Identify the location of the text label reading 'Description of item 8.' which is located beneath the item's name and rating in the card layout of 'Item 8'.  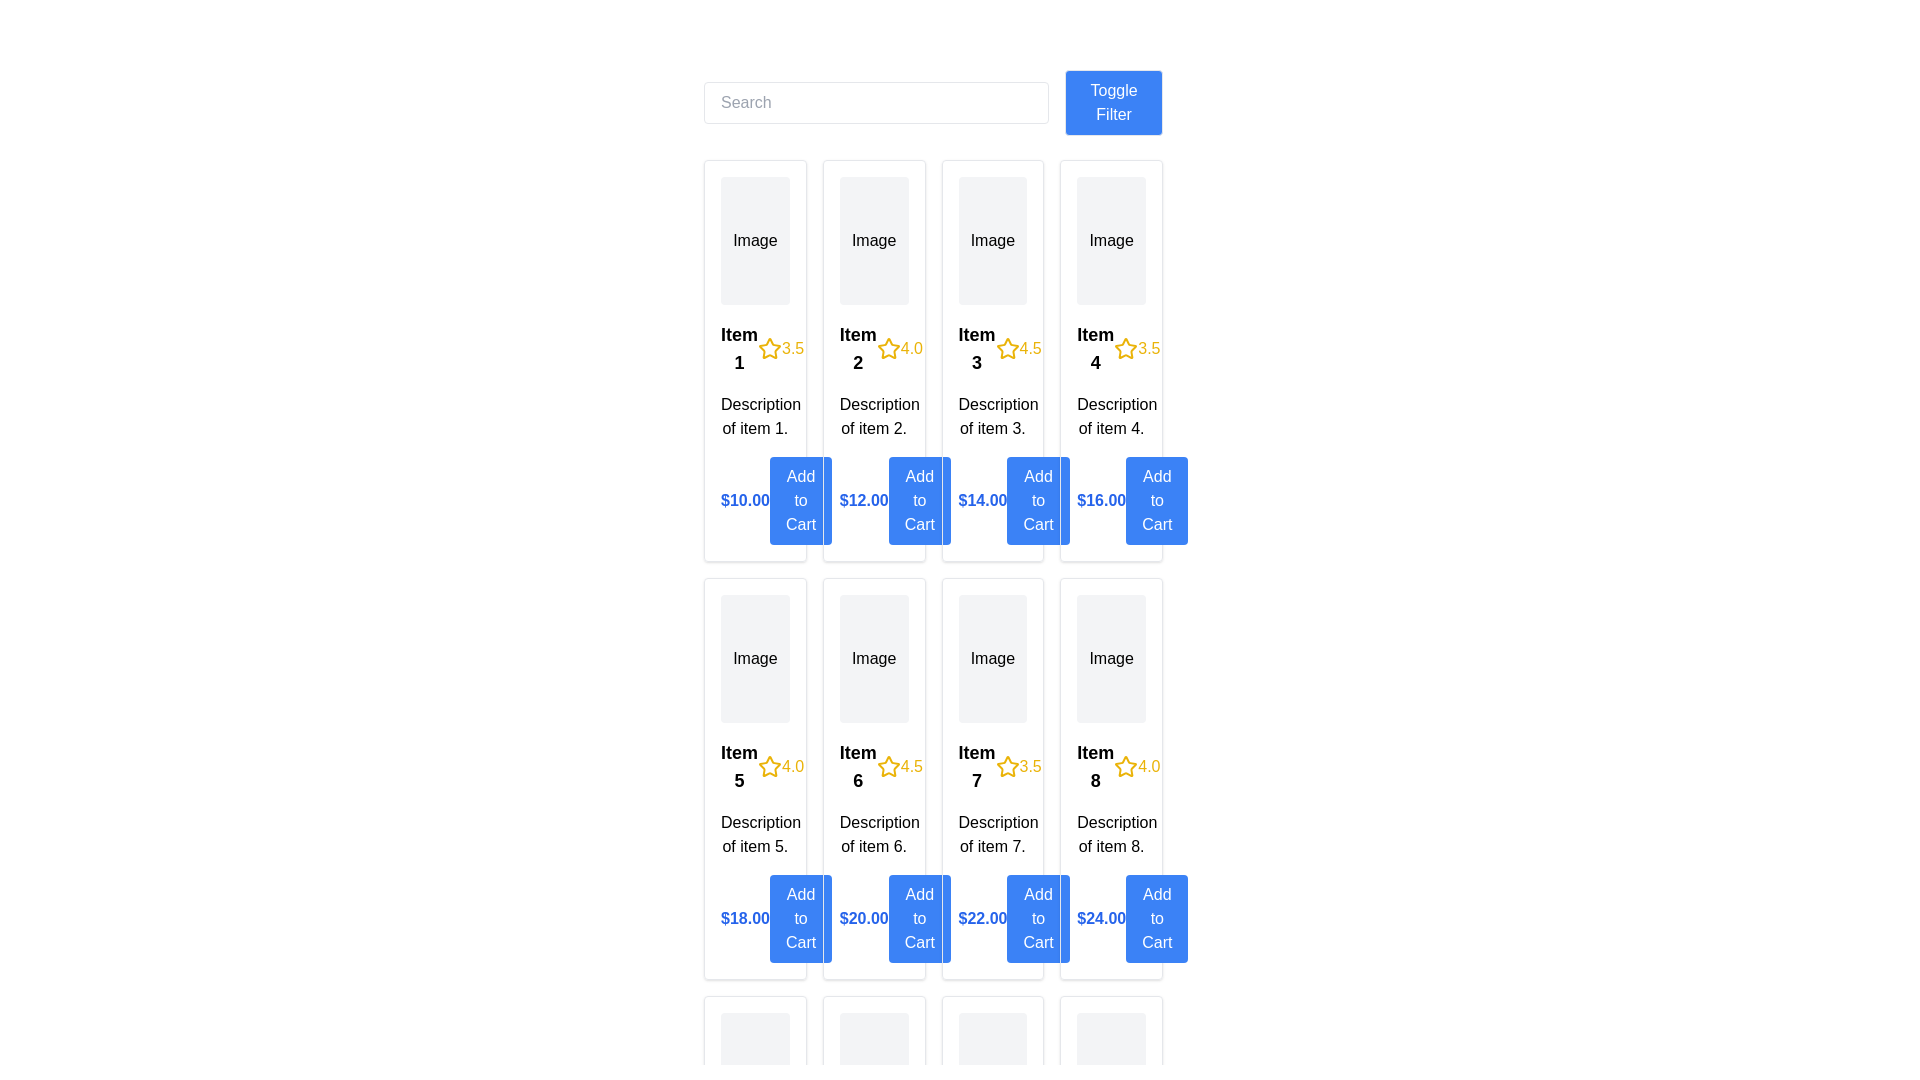
(1110, 834).